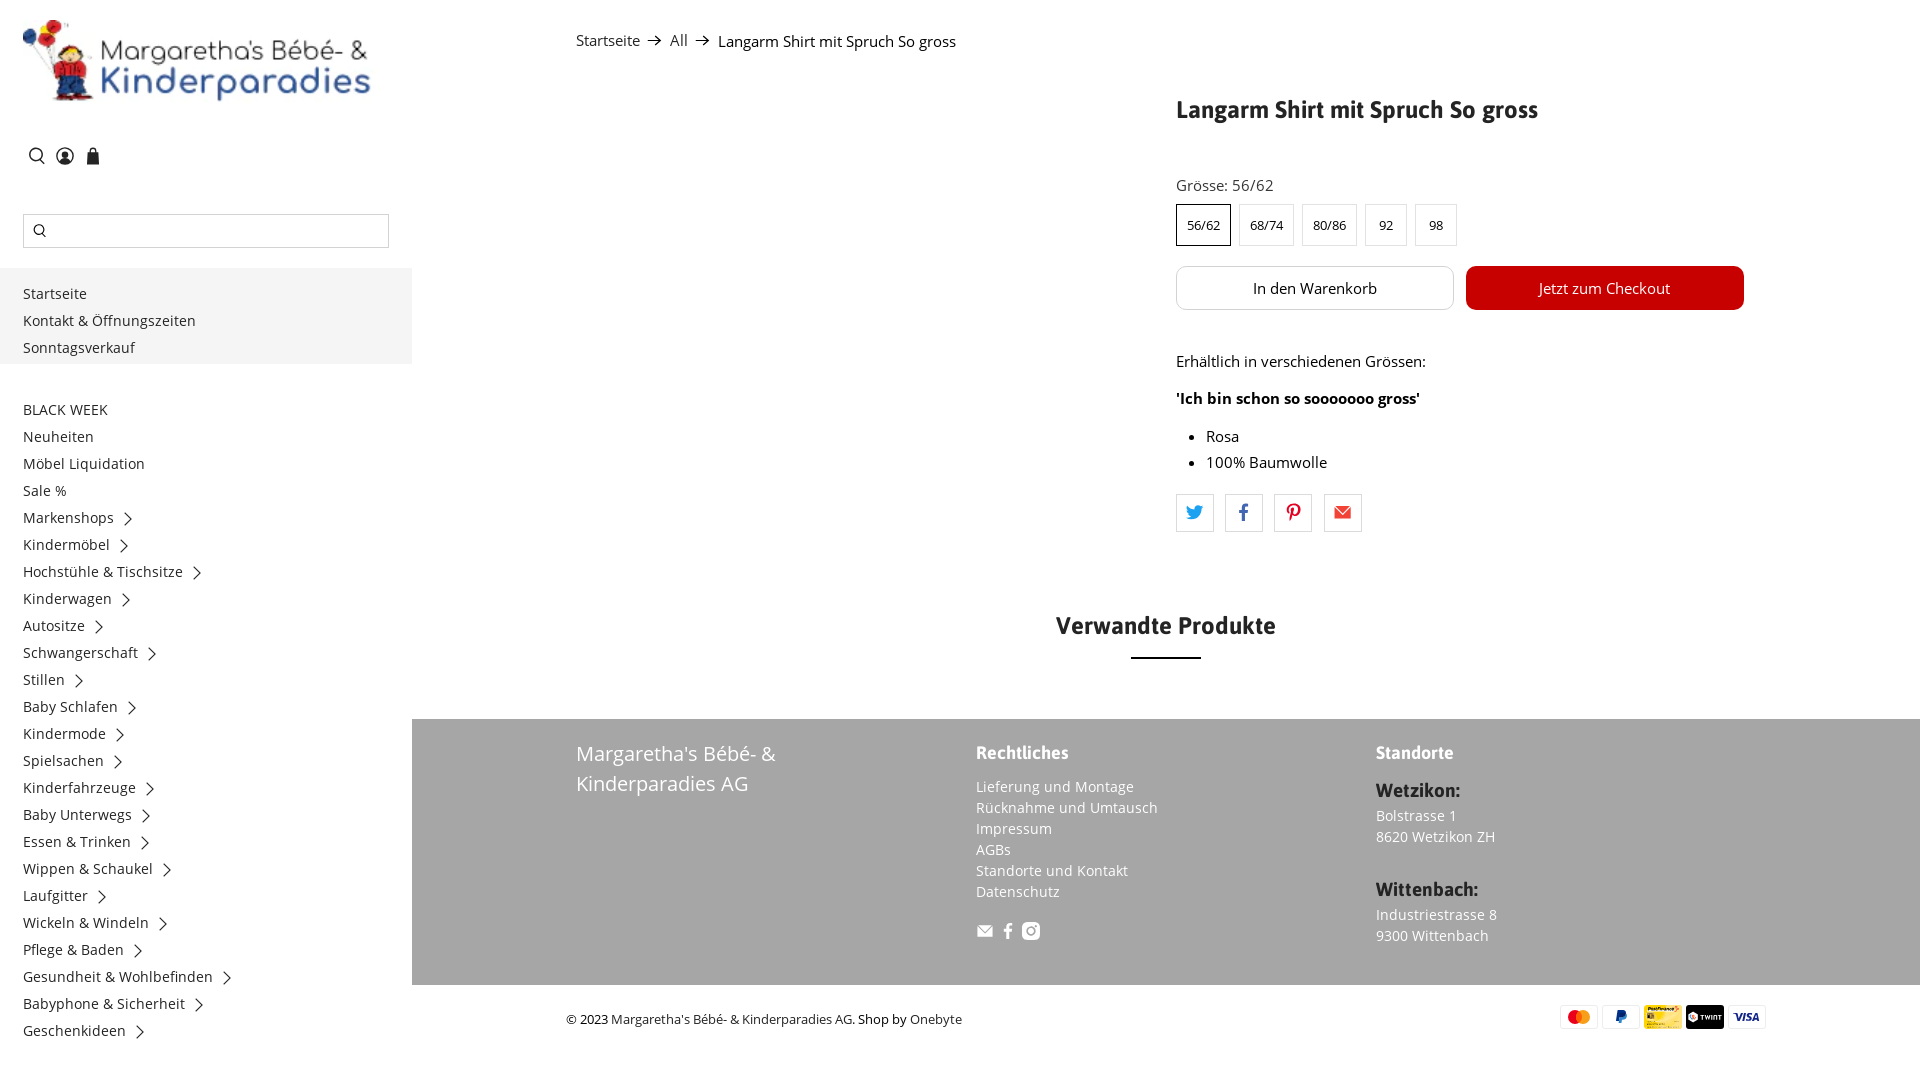 This screenshot has width=1920, height=1080. Describe the element at coordinates (72, 897) in the screenshot. I see `'Laufgitter'` at that location.